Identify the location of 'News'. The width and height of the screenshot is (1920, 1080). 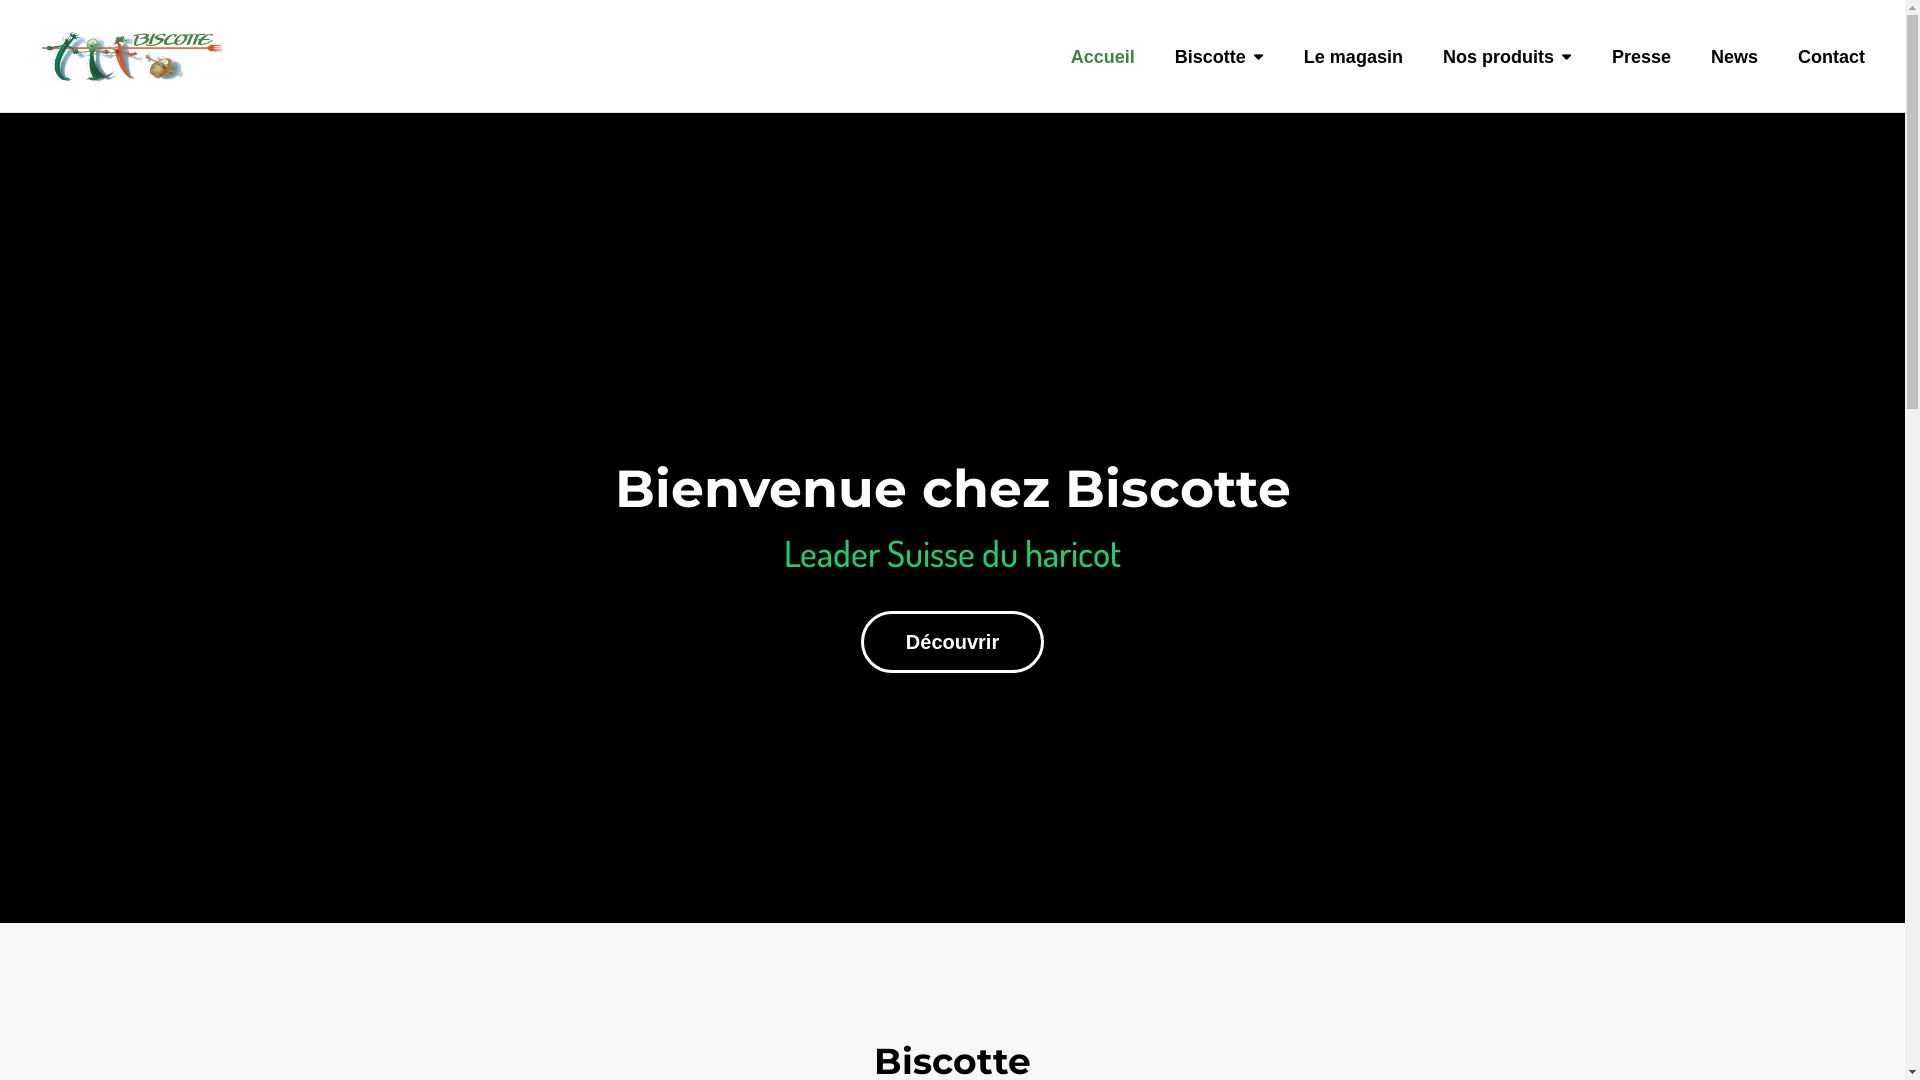
(1733, 79).